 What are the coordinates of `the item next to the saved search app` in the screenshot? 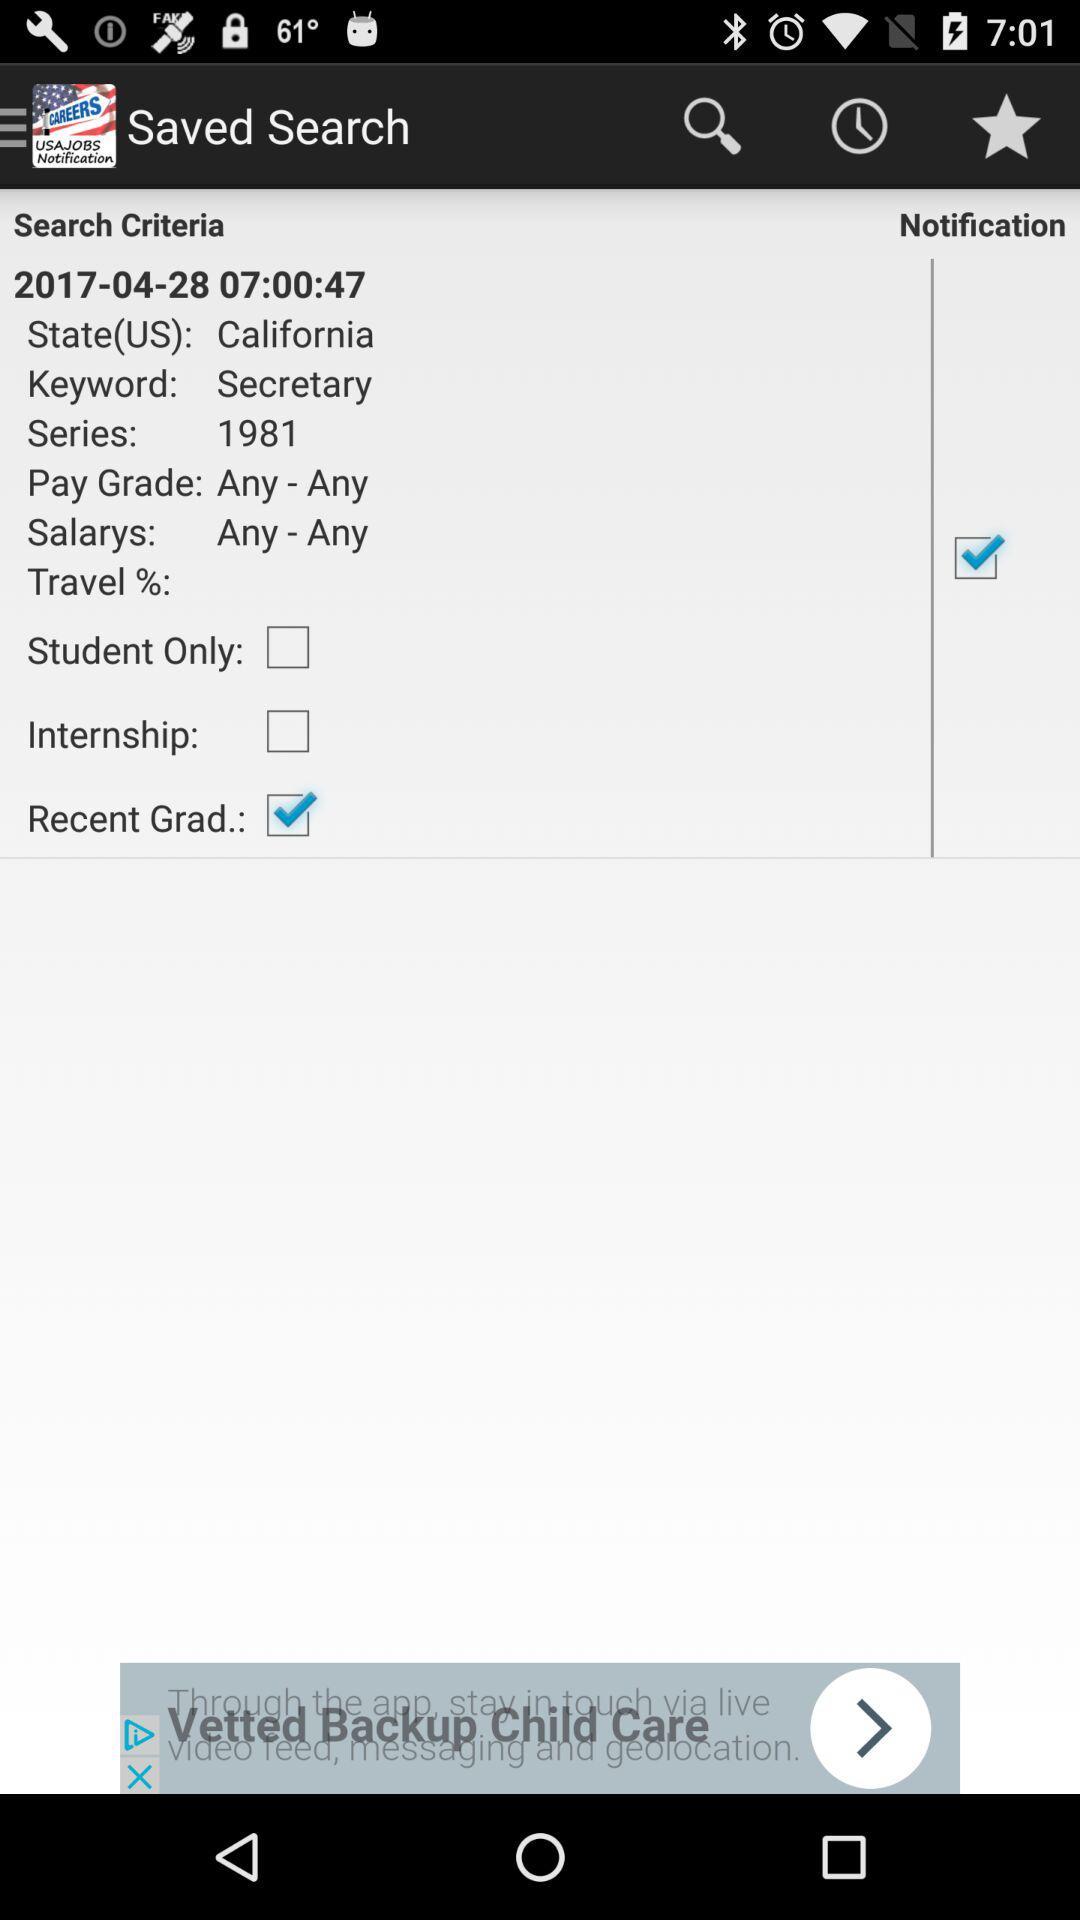 It's located at (711, 124).